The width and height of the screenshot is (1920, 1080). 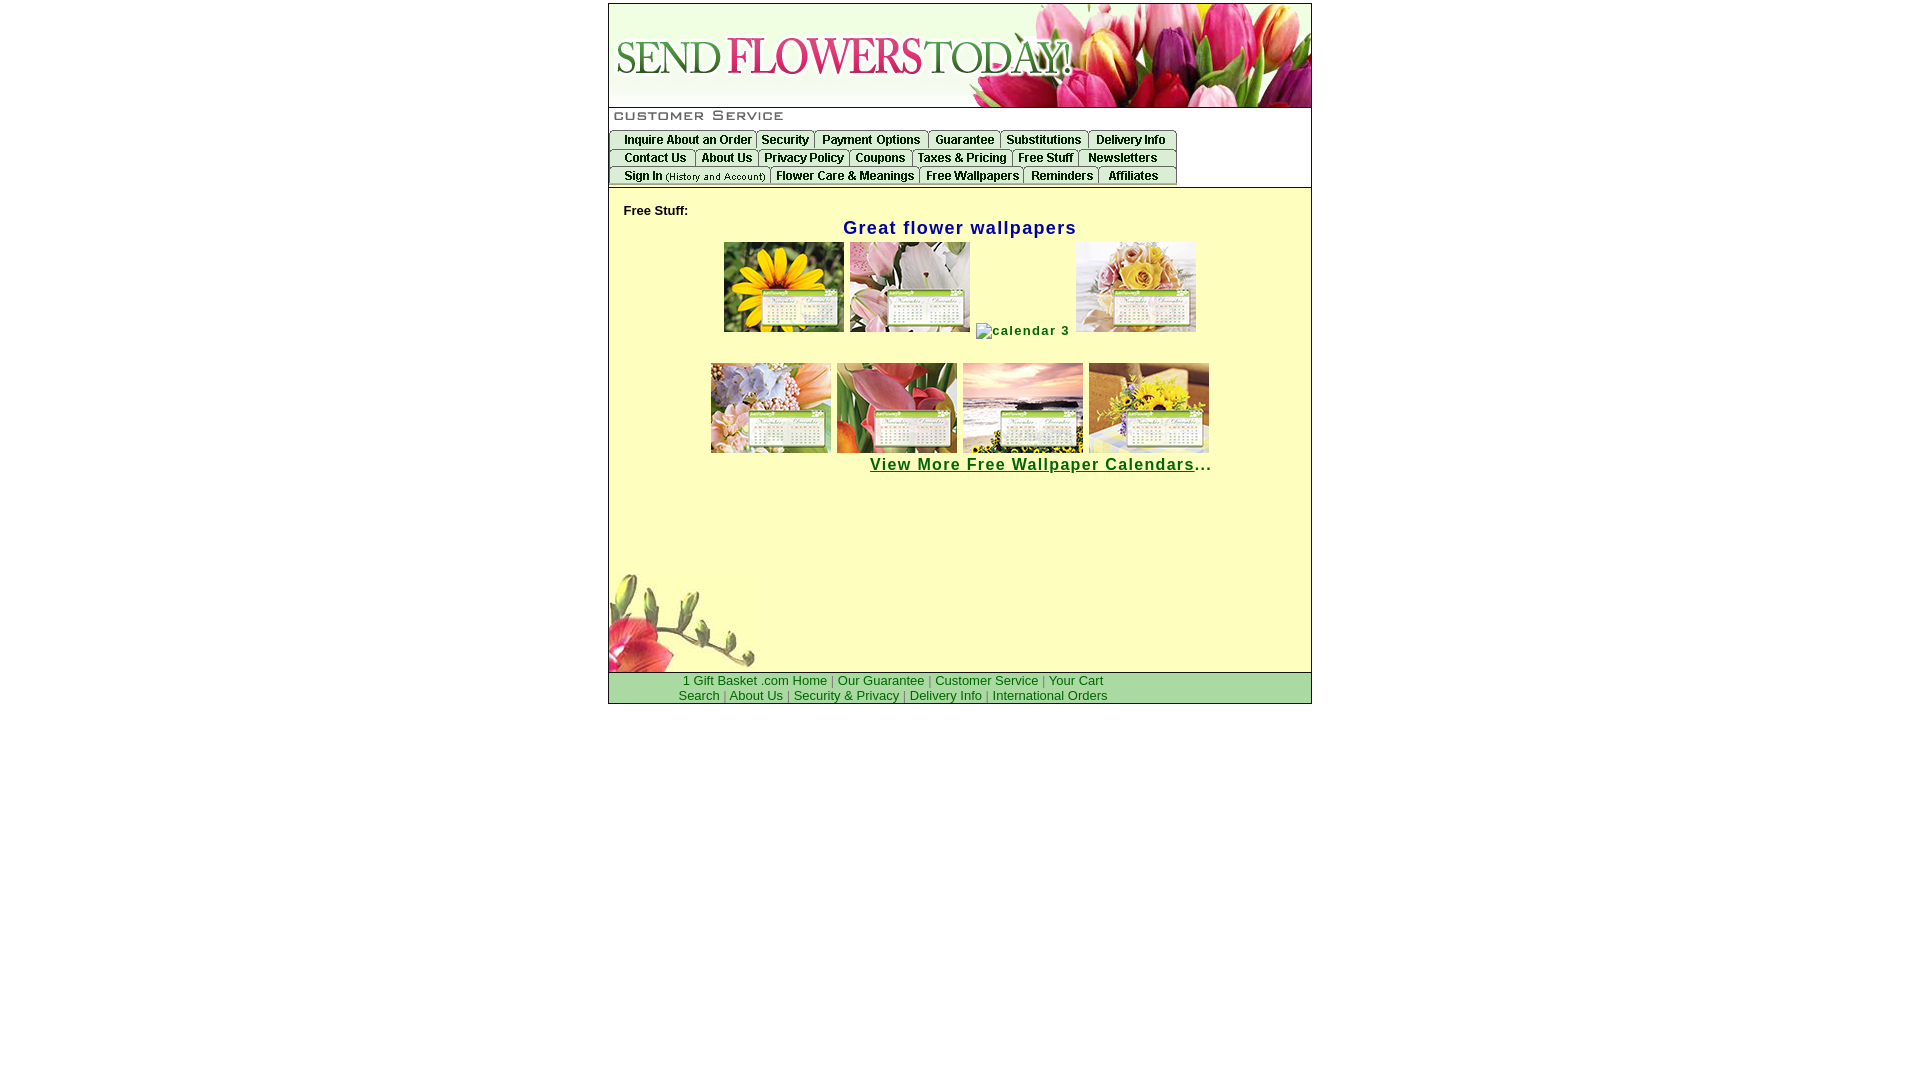 What do you see at coordinates (944, 694) in the screenshot?
I see `'Delivery Info'` at bounding box center [944, 694].